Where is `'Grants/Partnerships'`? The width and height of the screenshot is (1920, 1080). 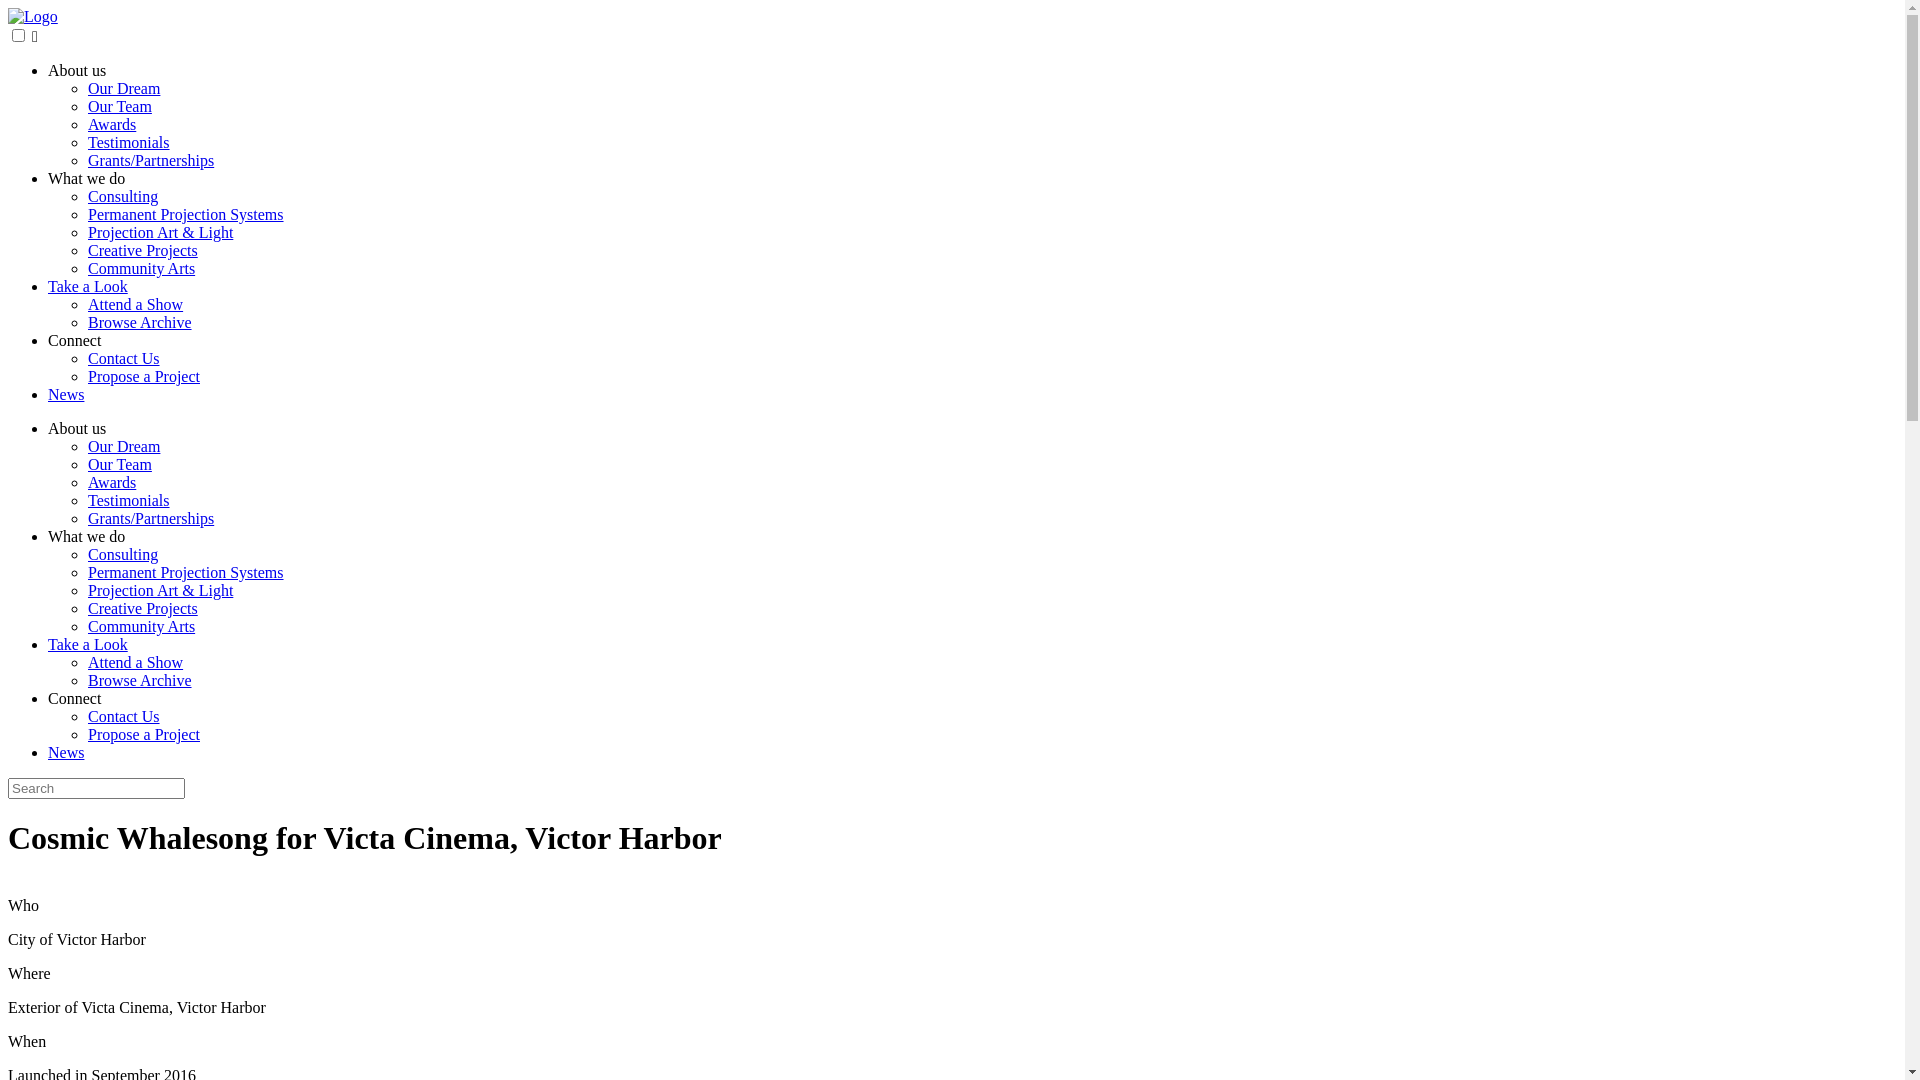 'Grants/Partnerships' is located at coordinates (149, 159).